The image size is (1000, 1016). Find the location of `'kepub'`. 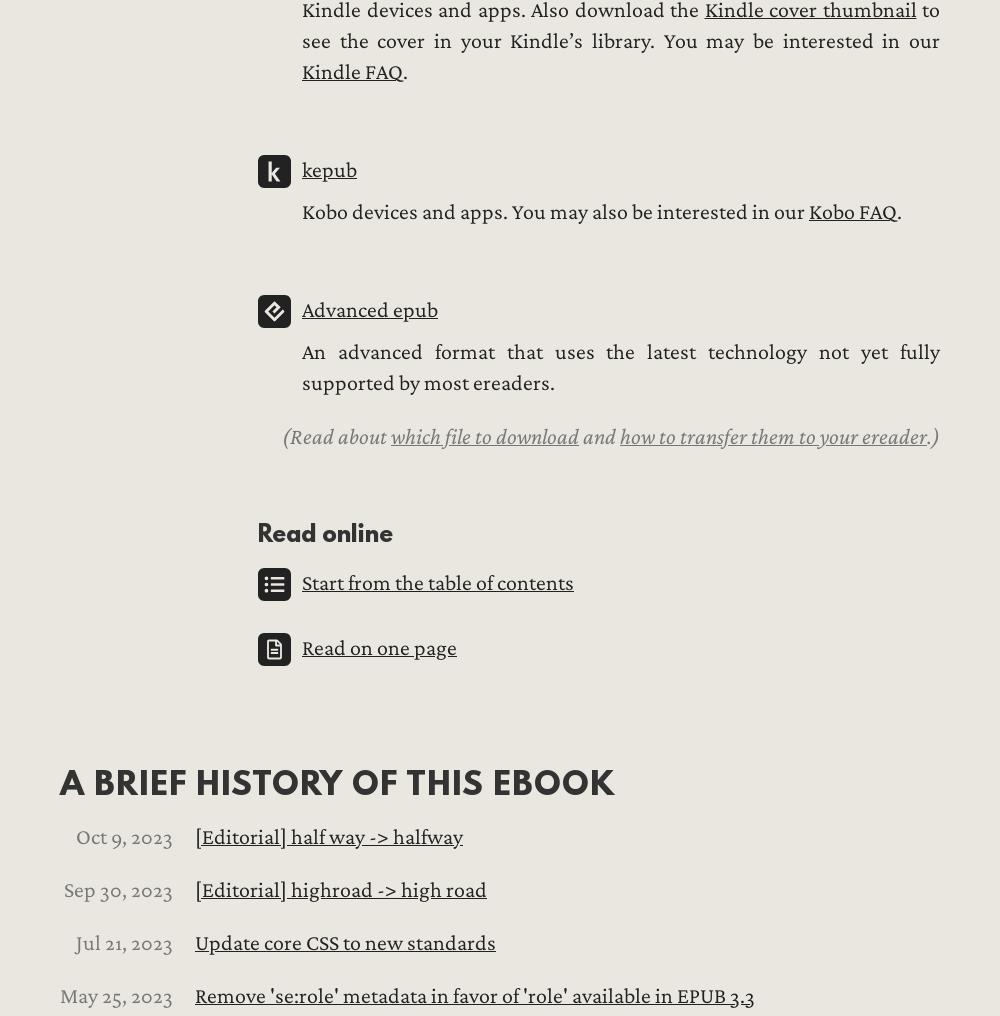

'kepub' is located at coordinates (328, 169).